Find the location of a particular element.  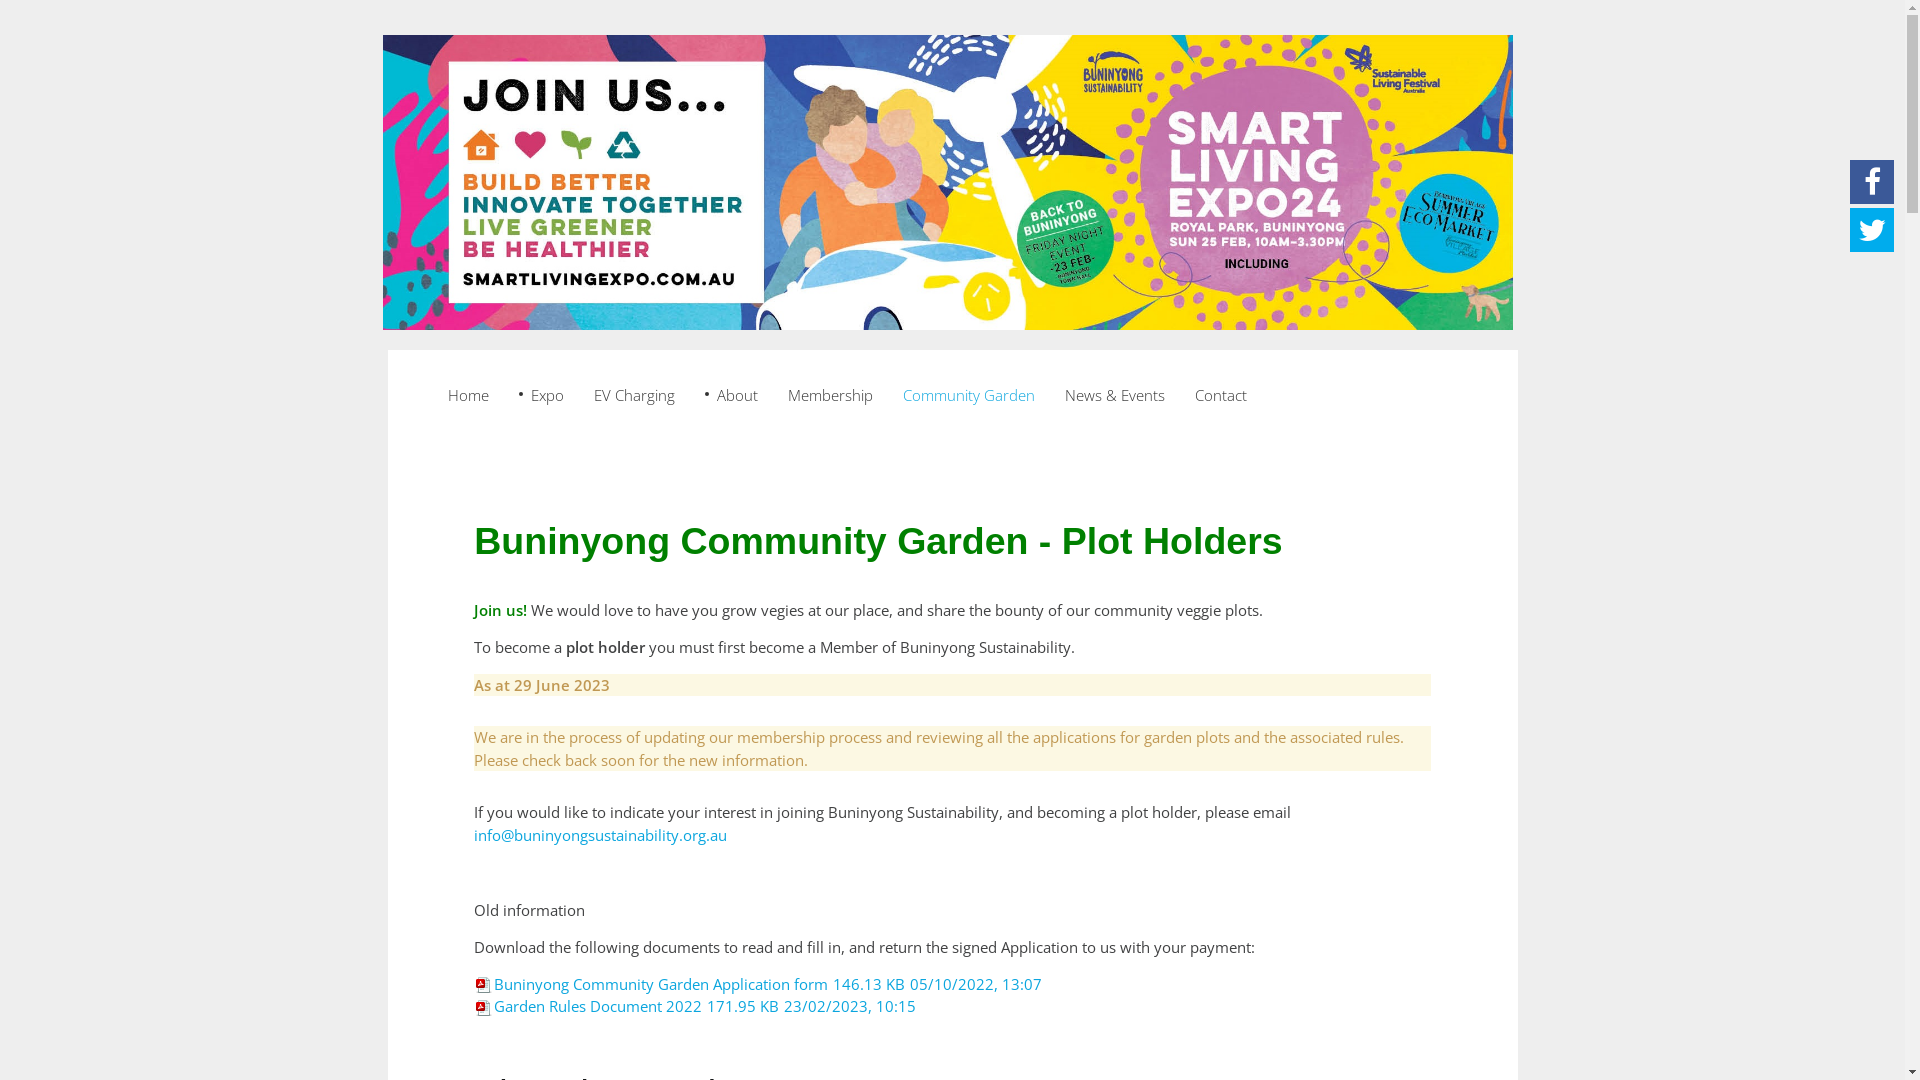

'Community Garden' is located at coordinates (969, 394).